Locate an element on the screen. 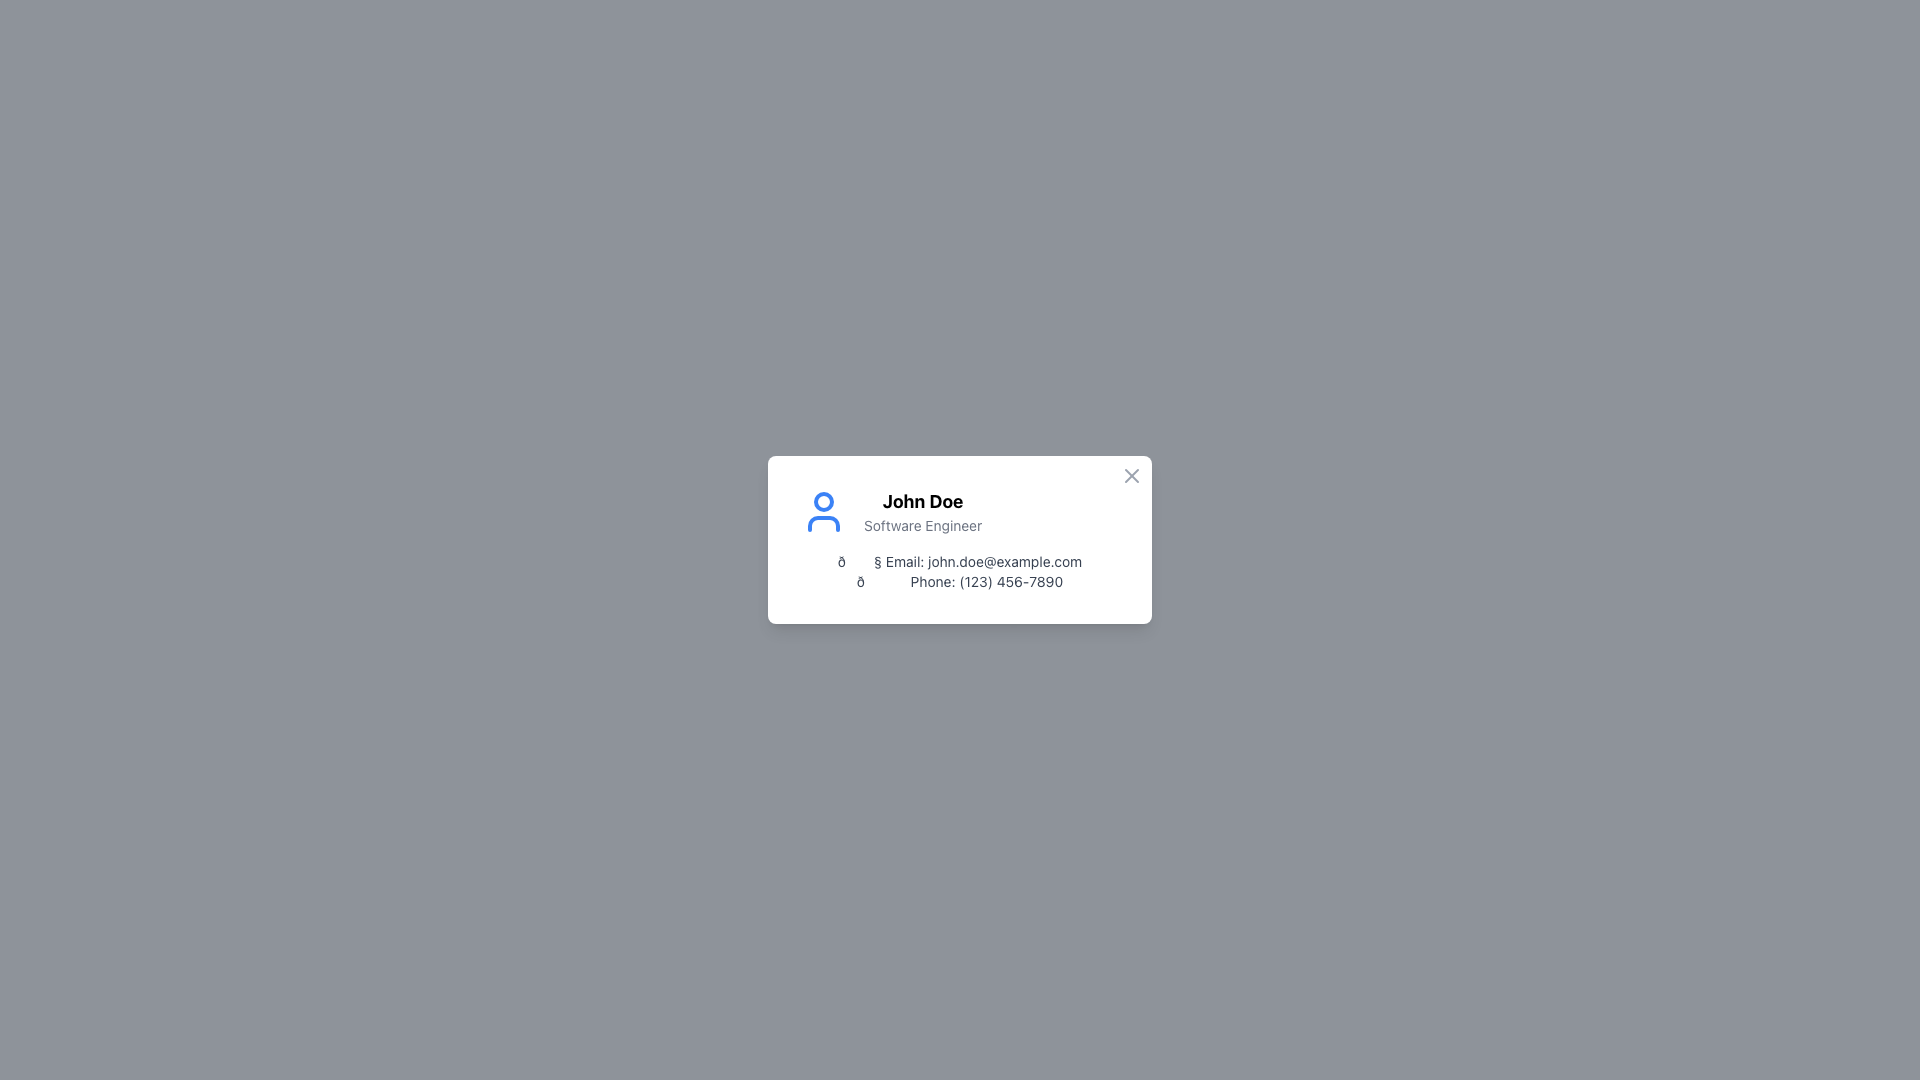 This screenshot has width=1920, height=1080. the close button located at the top-right corner of the card displaying personal information for 'John Doe' to change its color is located at coordinates (1132, 475).